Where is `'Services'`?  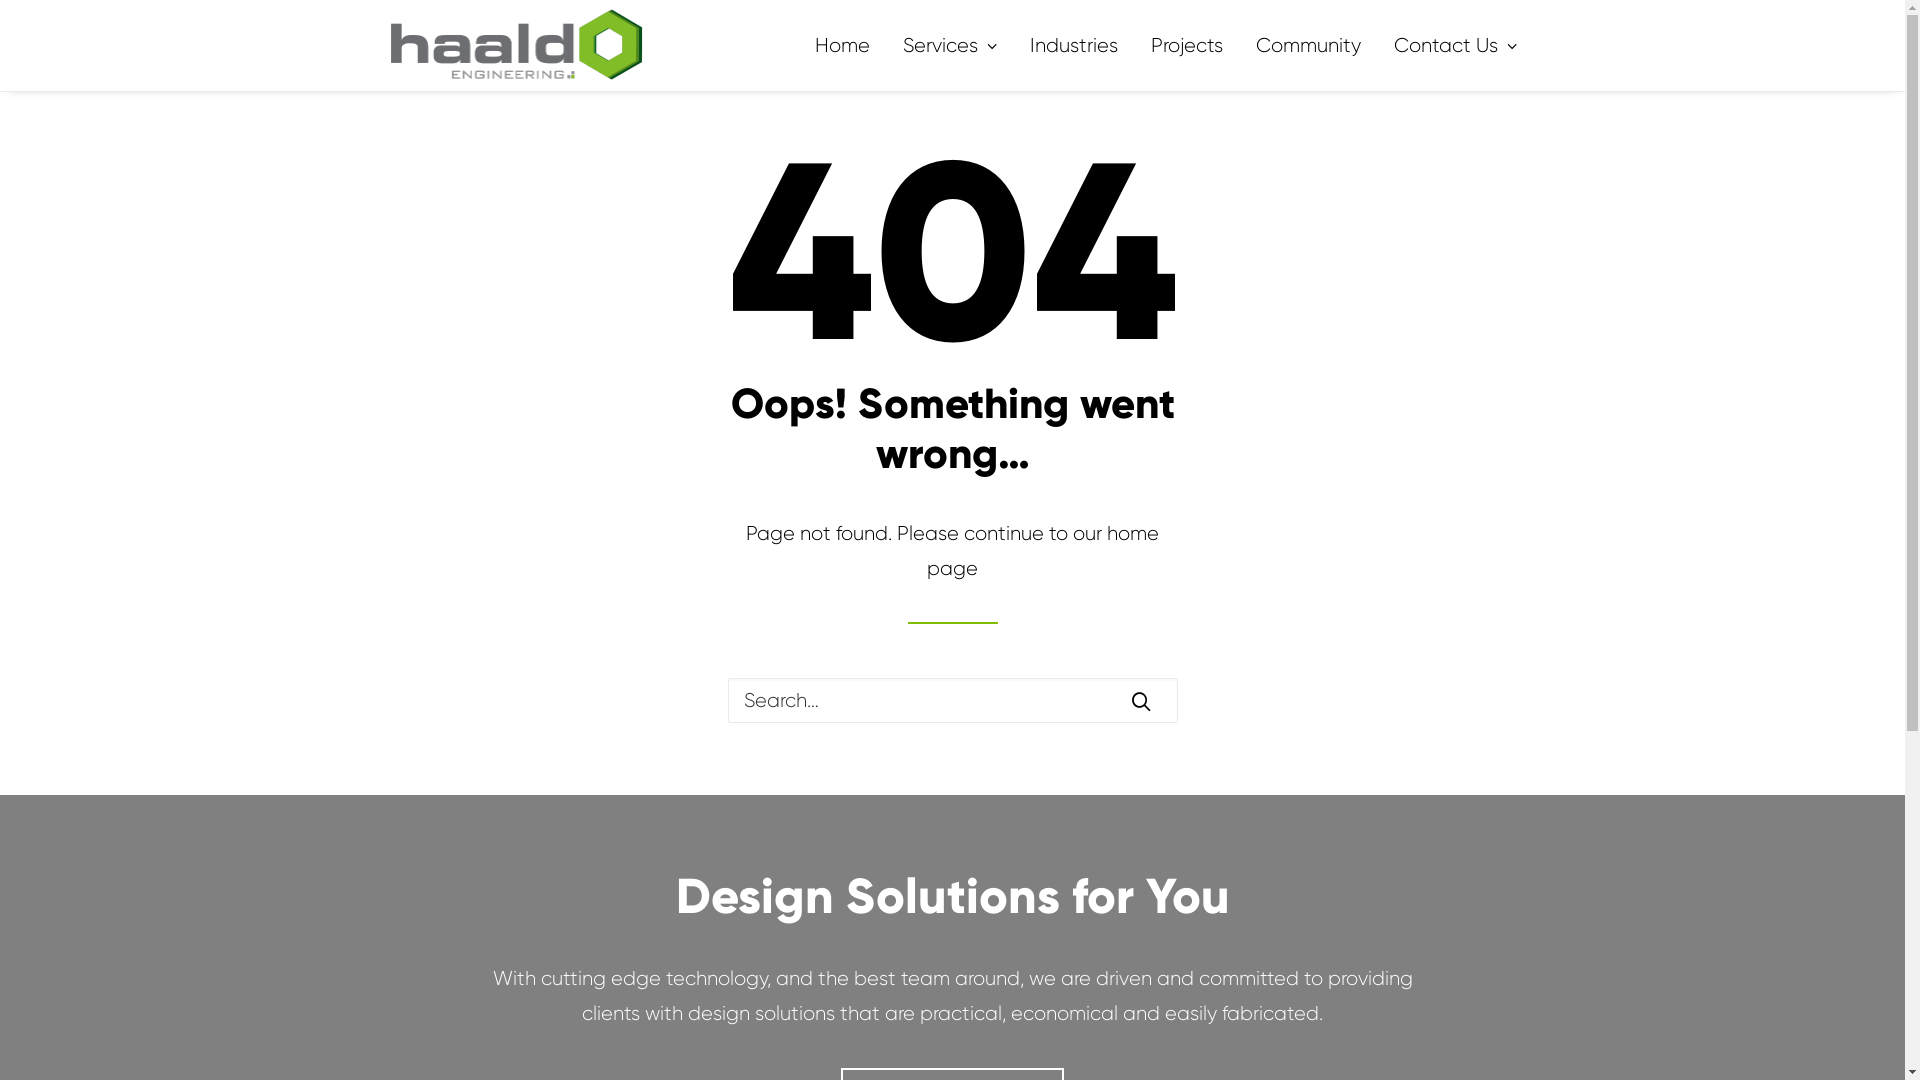
'Services' is located at coordinates (948, 45).